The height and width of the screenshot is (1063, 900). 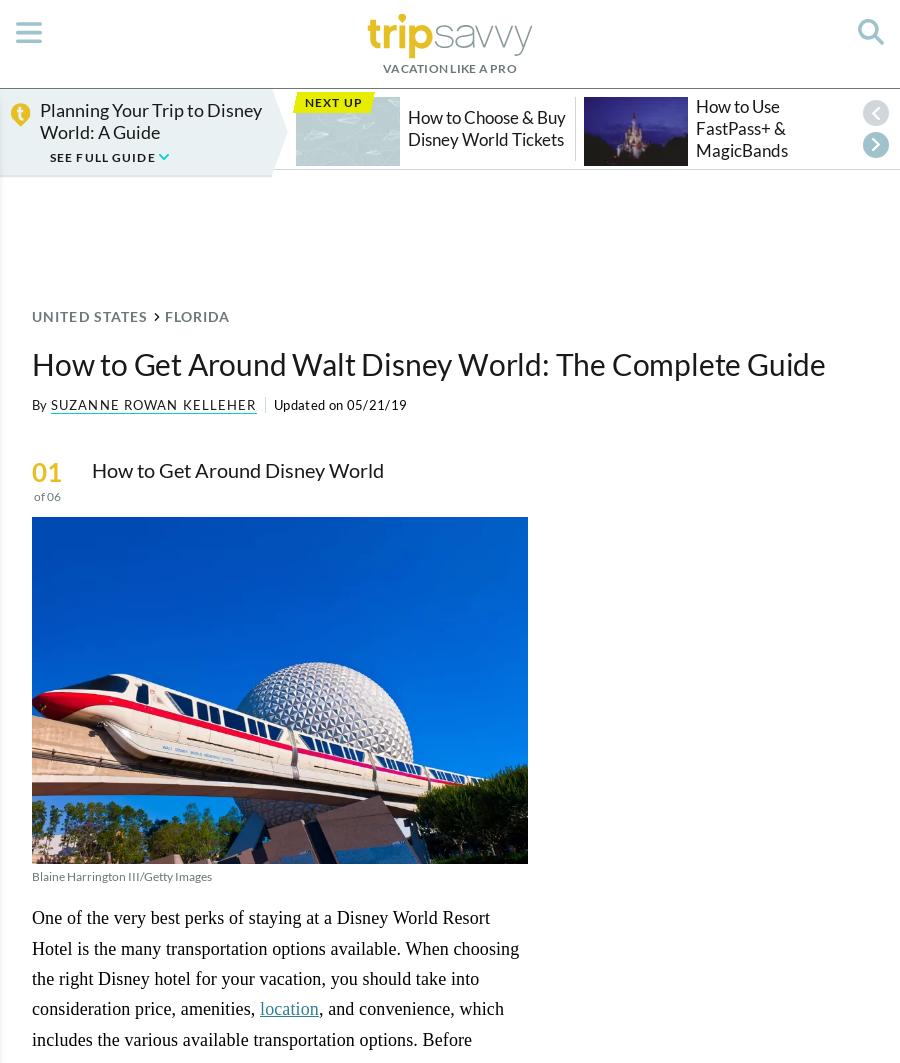 I want to click on 'location', so click(x=287, y=1007).